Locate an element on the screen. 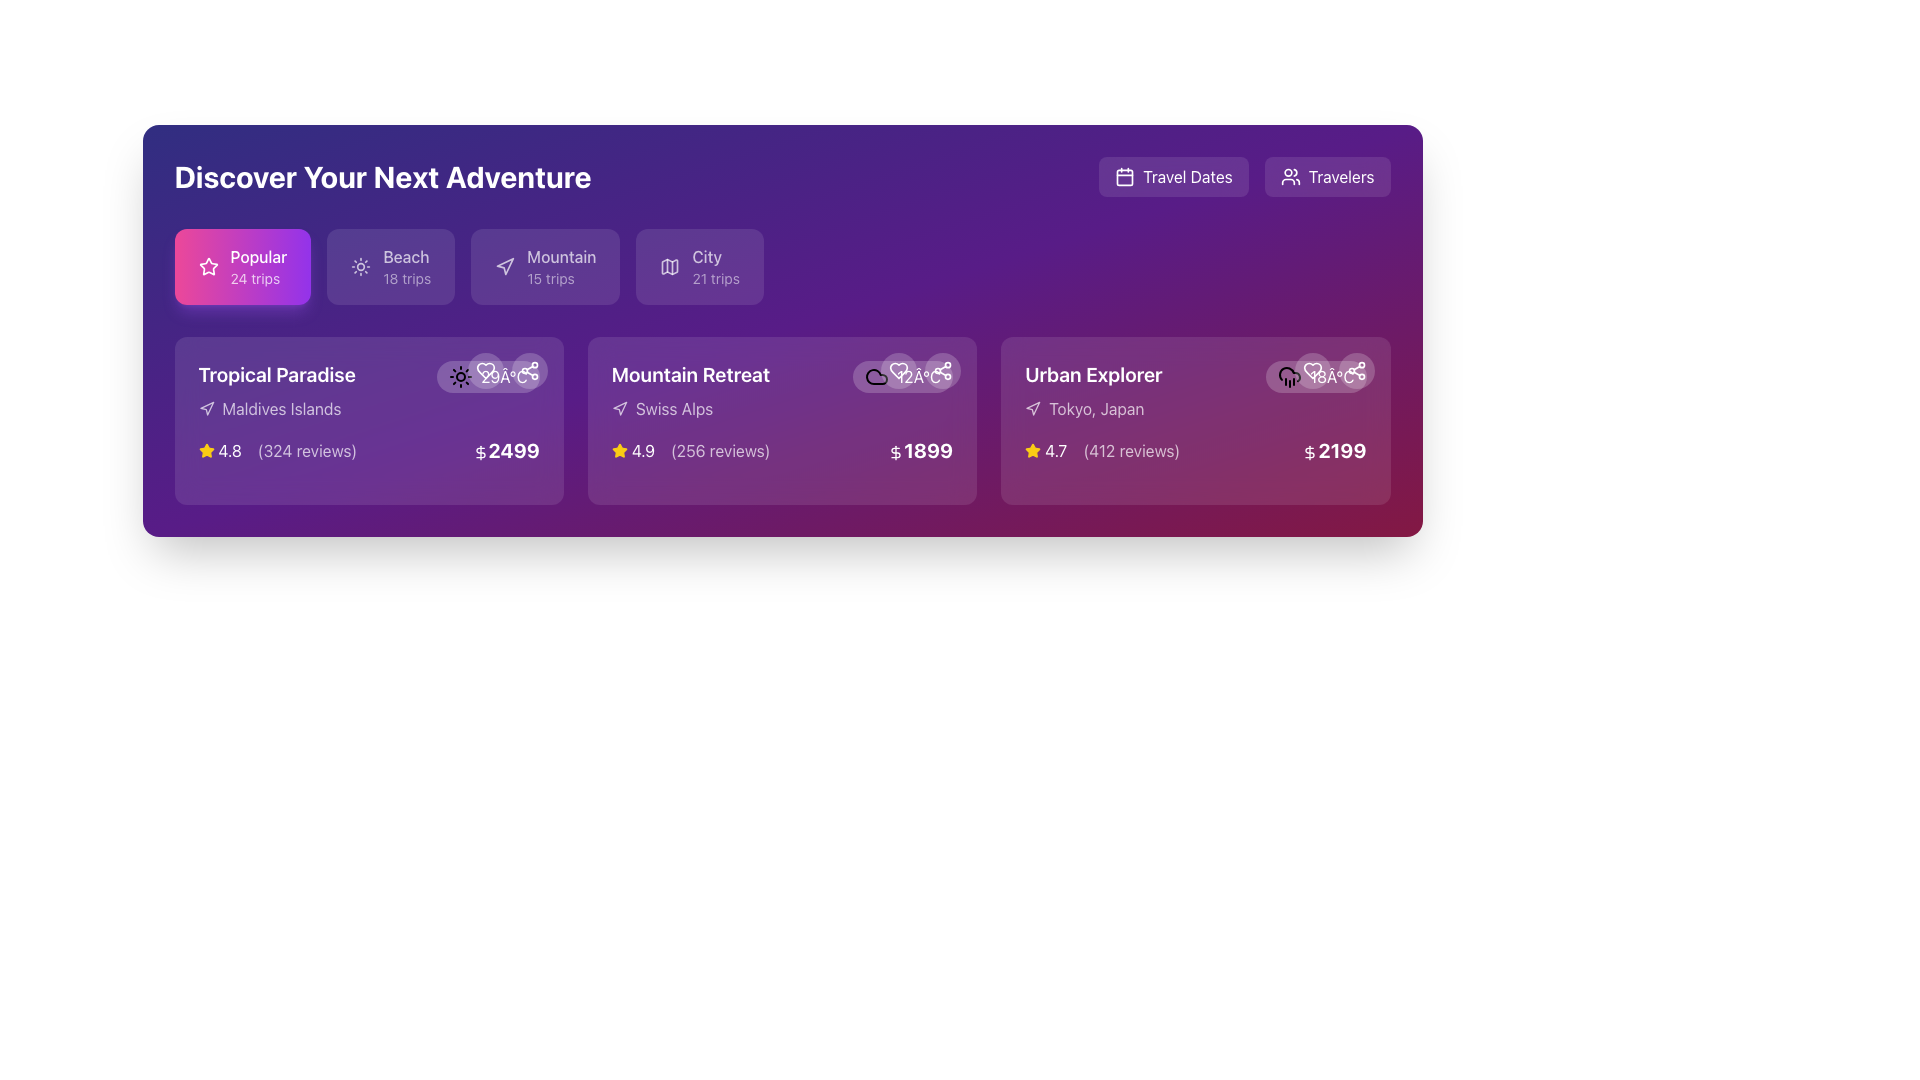 This screenshot has width=1920, height=1080. the share button located is located at coordinates (1356, 370).